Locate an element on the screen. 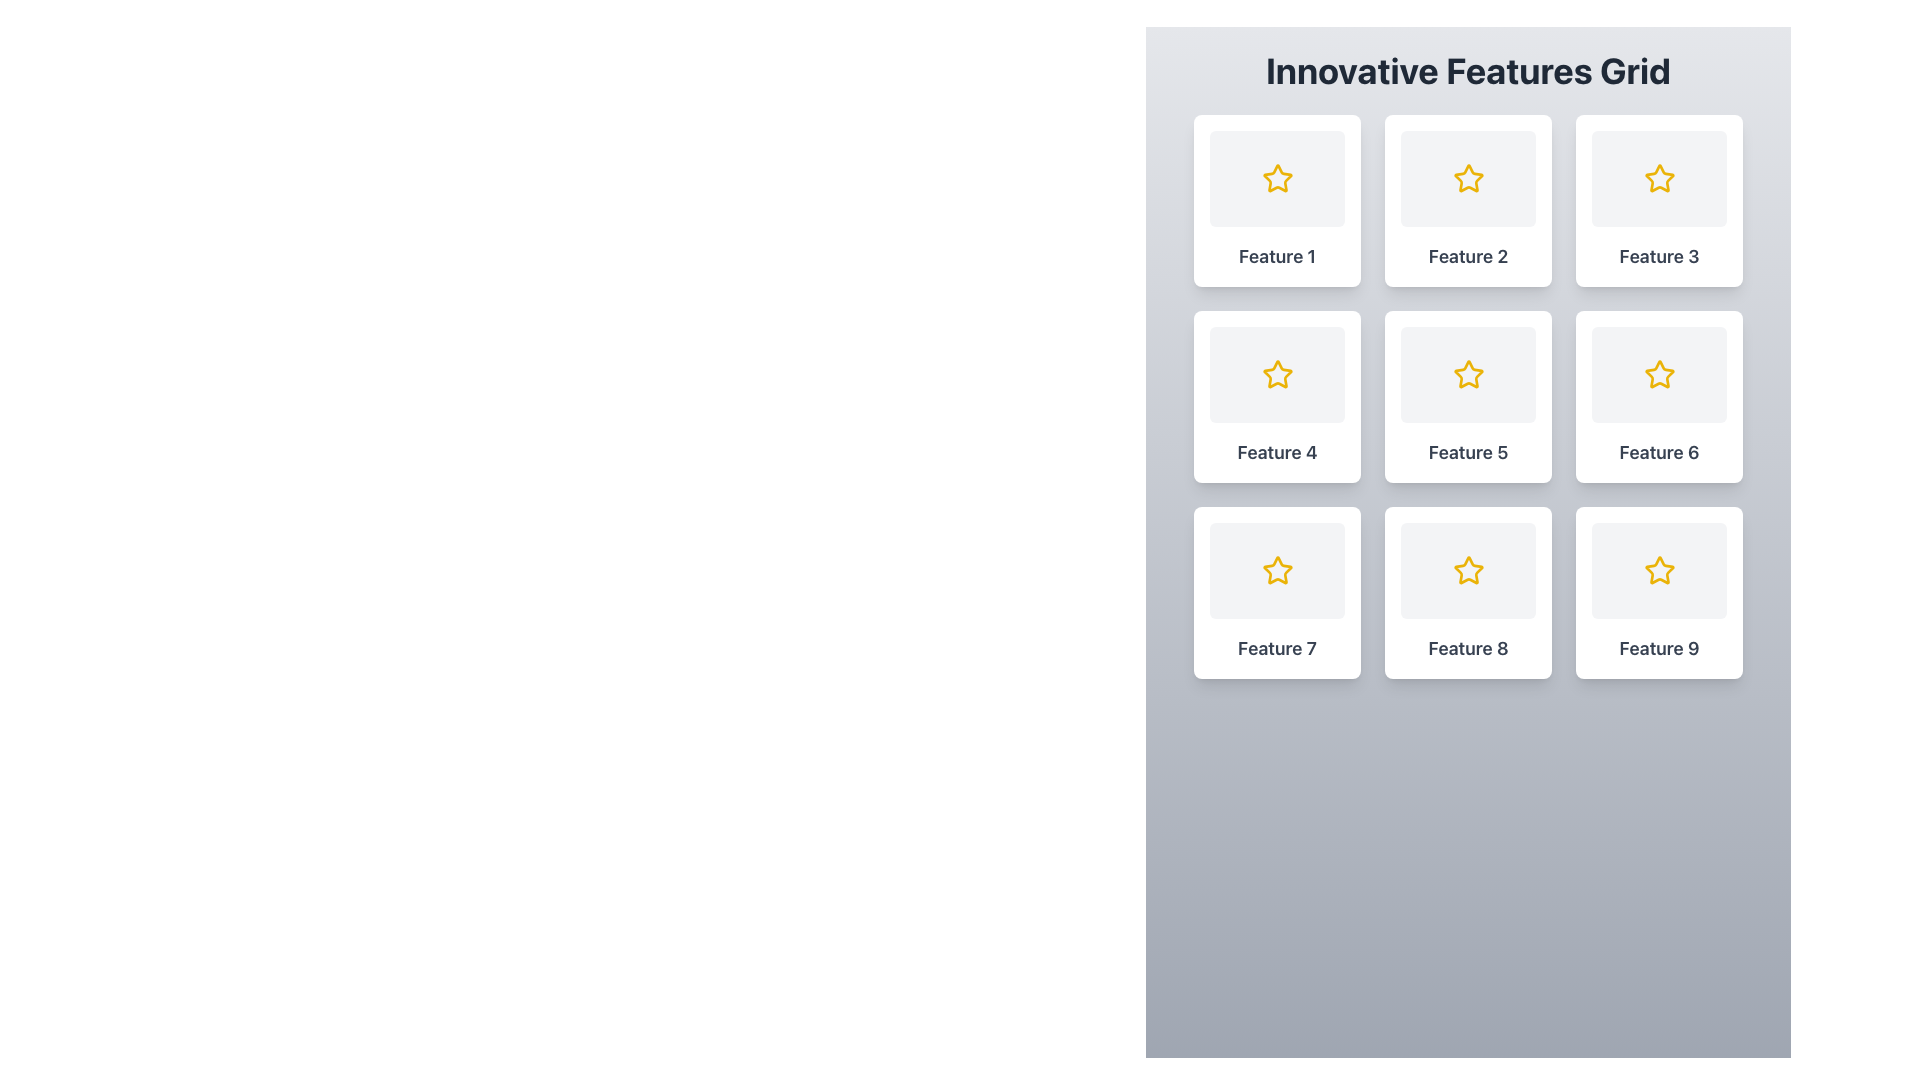  the star icon with a gold outline located at the center of the card labeled 'Feature 5' is located at coordinates (1468, 374).